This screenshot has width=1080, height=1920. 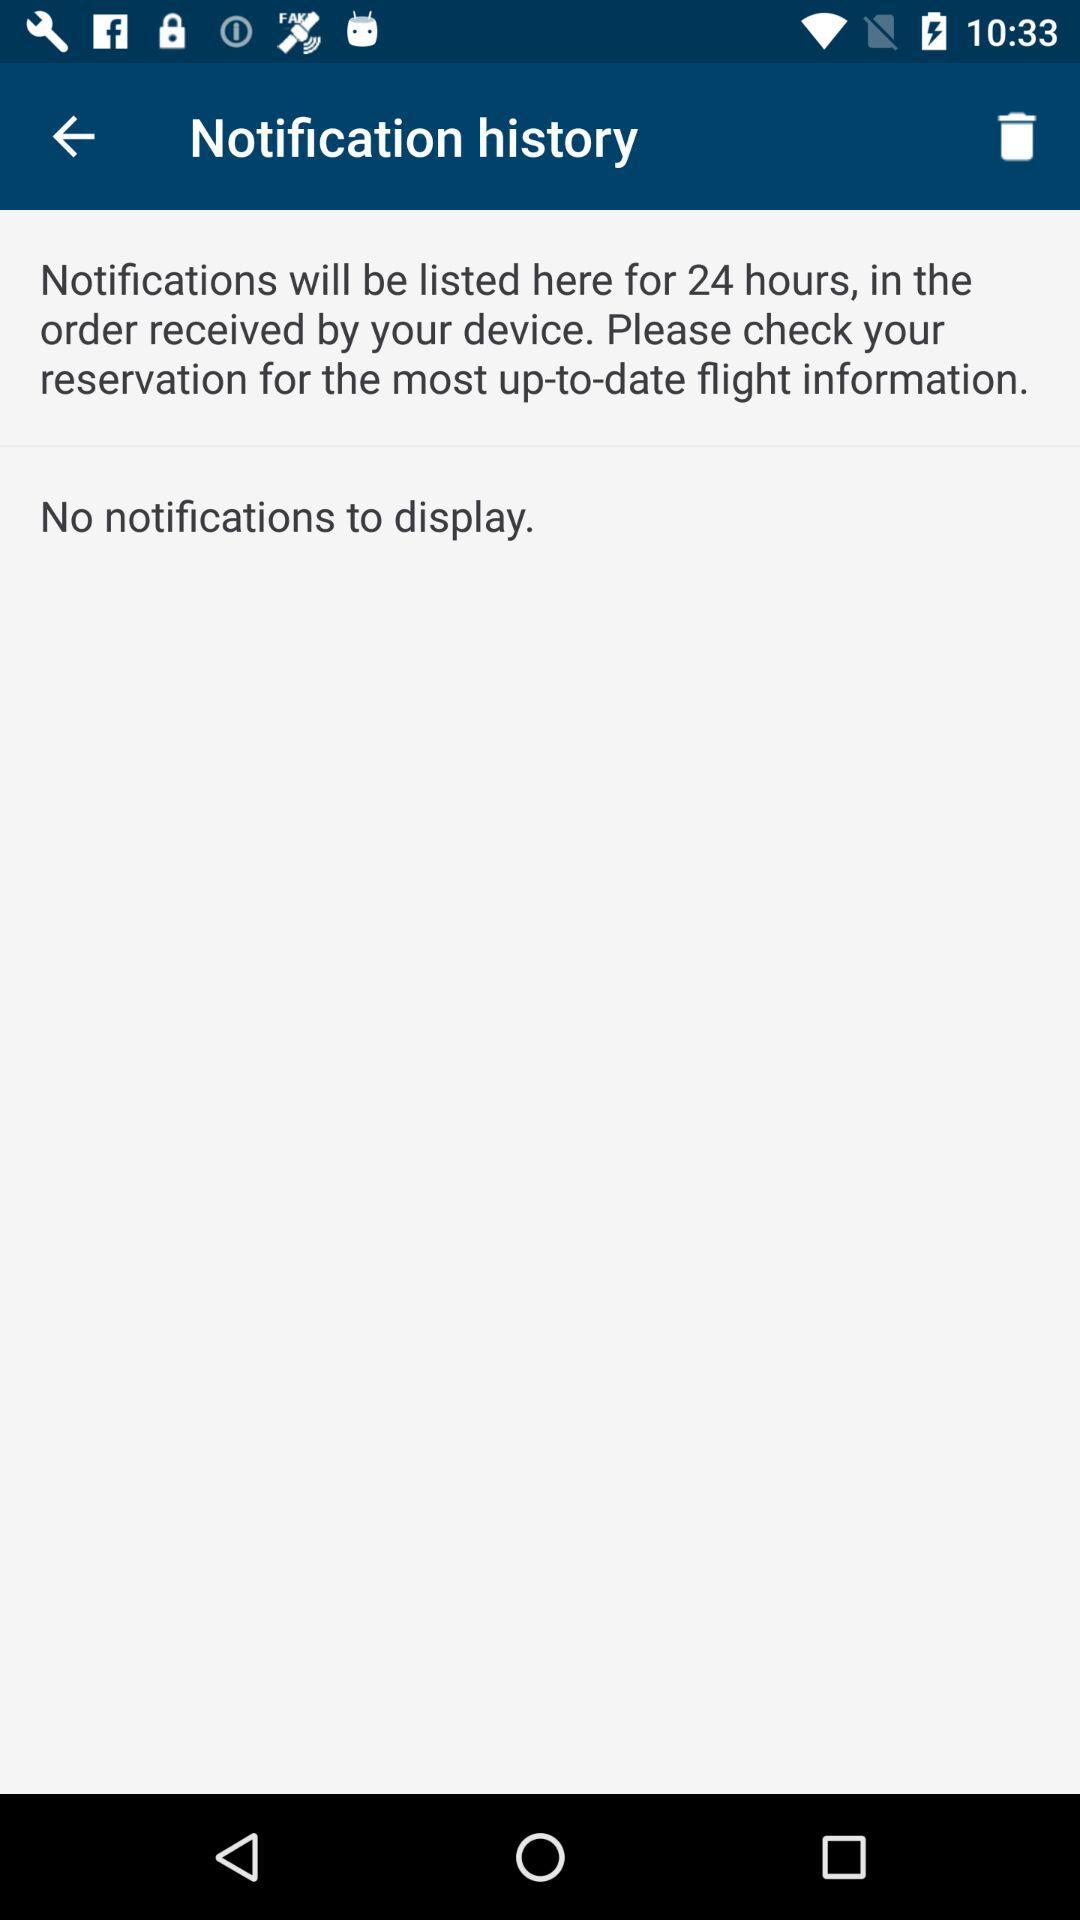 What do you see at coordinates (72, 135) in the screenshot?
I see `item at the top left corner` at bounding box center [72, 135].